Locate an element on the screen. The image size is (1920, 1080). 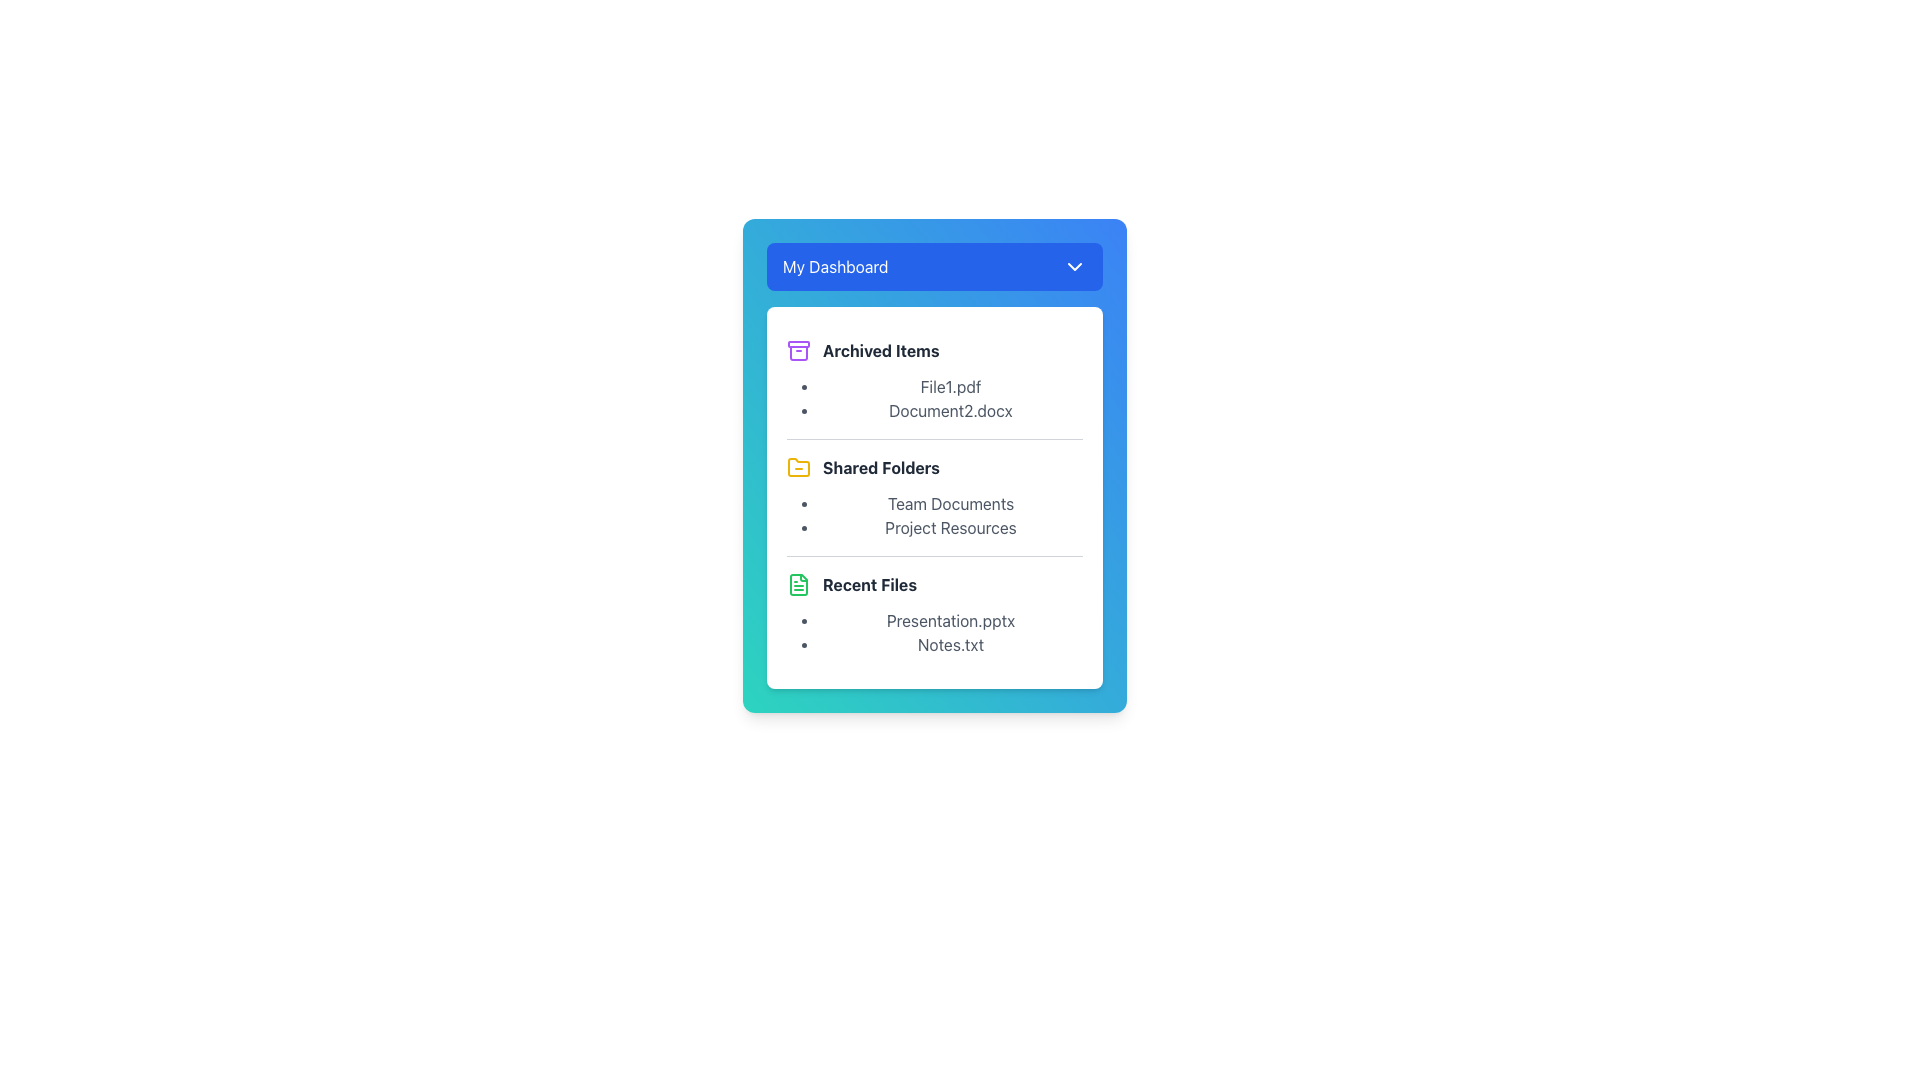
the 'Recent Files' icon located in the top-left corner of the 'Recent Files' section of the dashboard is located at coordinates (797, 585).